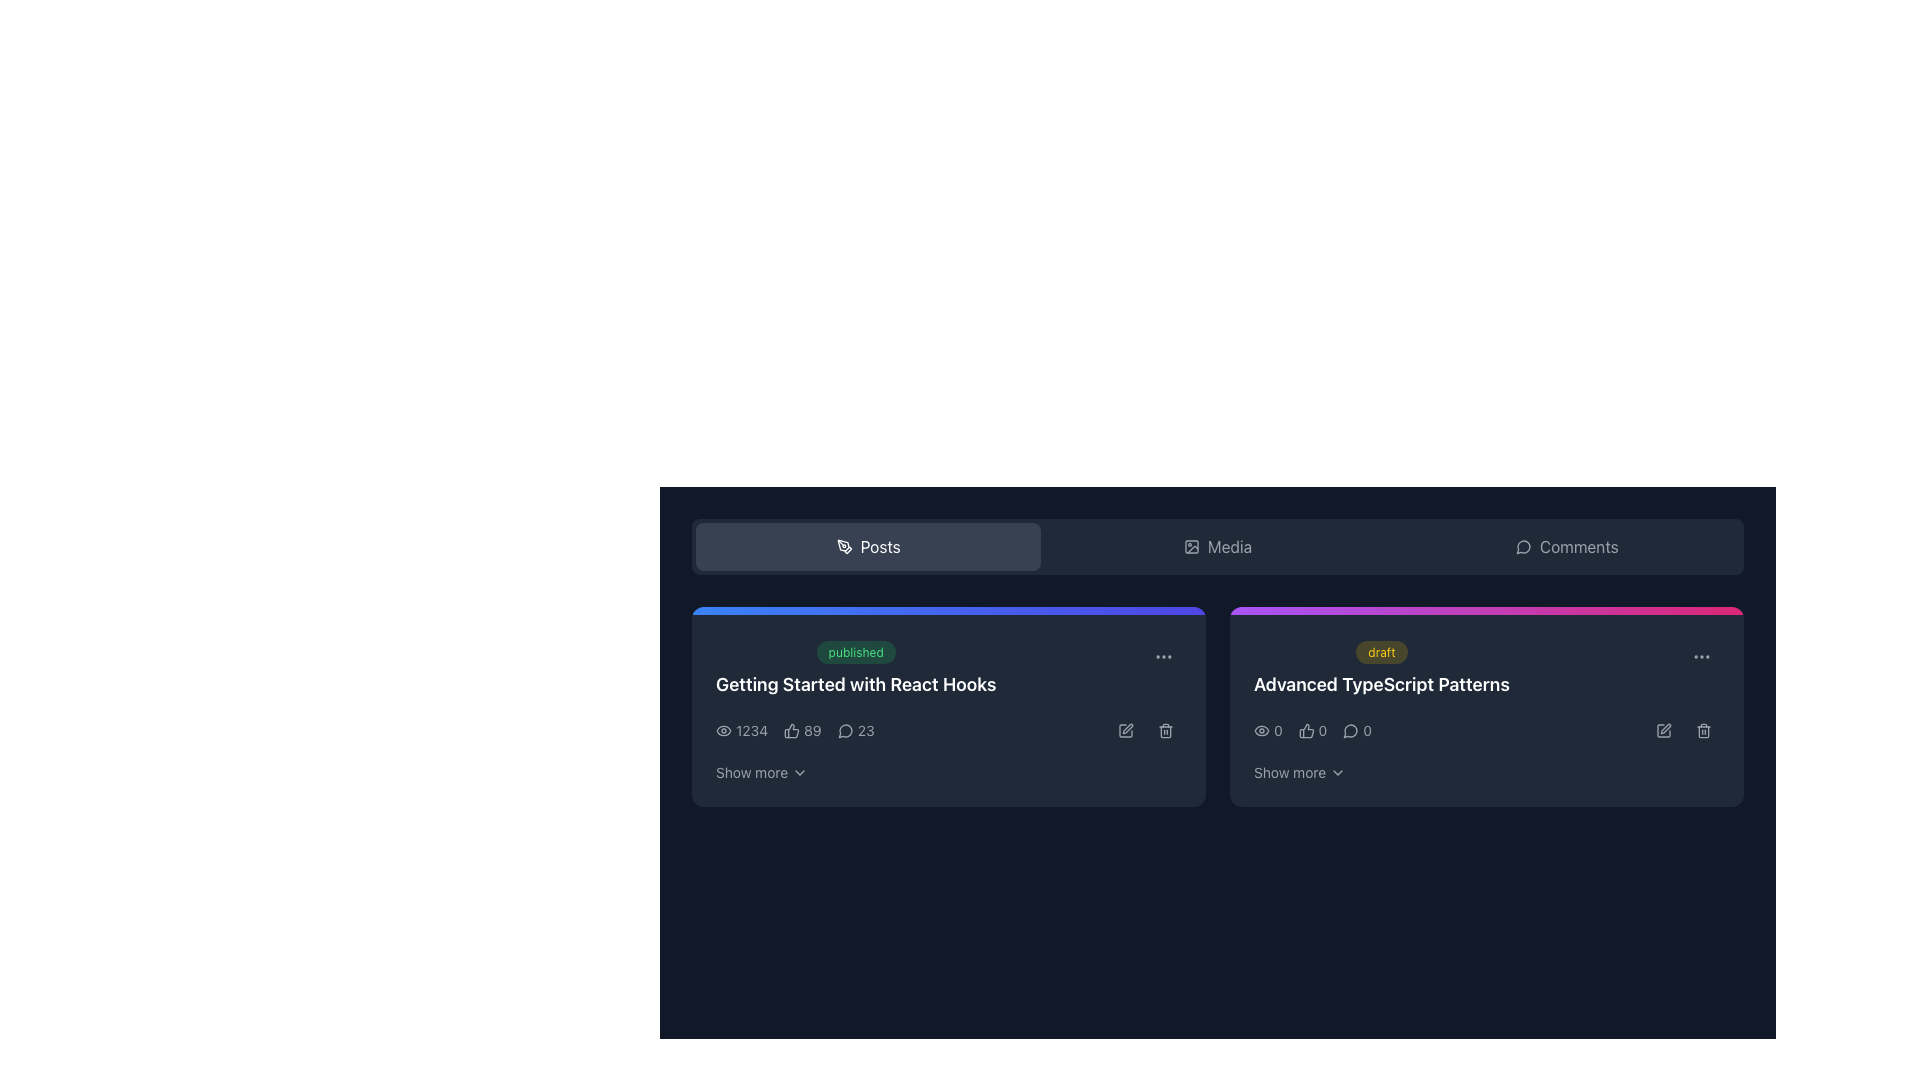  Describe the element at coordinates (1380, 652) in the screenshot. I see `the rounded rectangular badge displaying the yellow 'draft' text, which indicates a draft status` at that location.